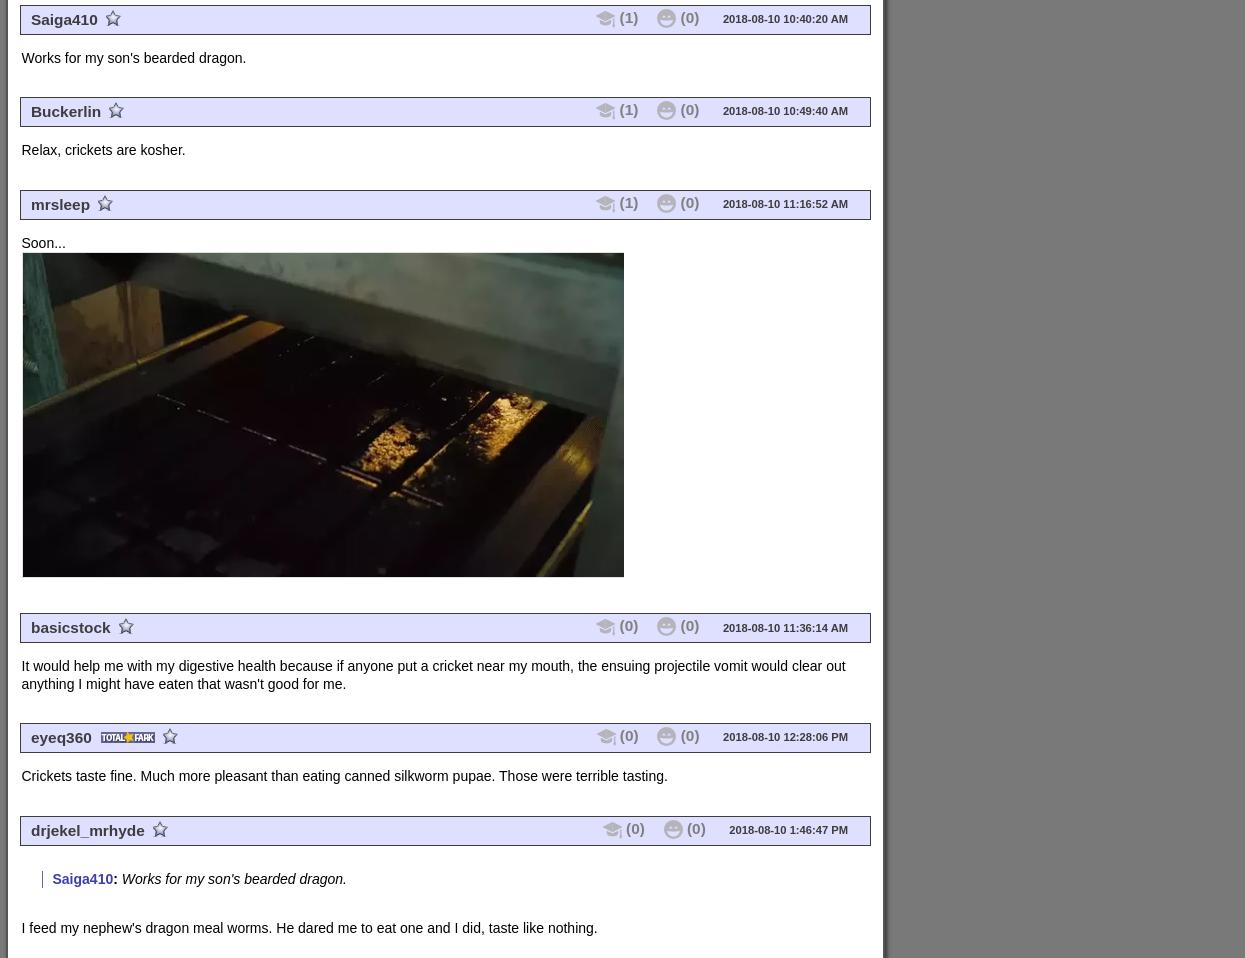 The width and height of the screenshot is (1245, 958). Describe the element at coordinates (783, 627) in the screenshot. I see `'2018-08-10 11:36:14 AM'` at that location.